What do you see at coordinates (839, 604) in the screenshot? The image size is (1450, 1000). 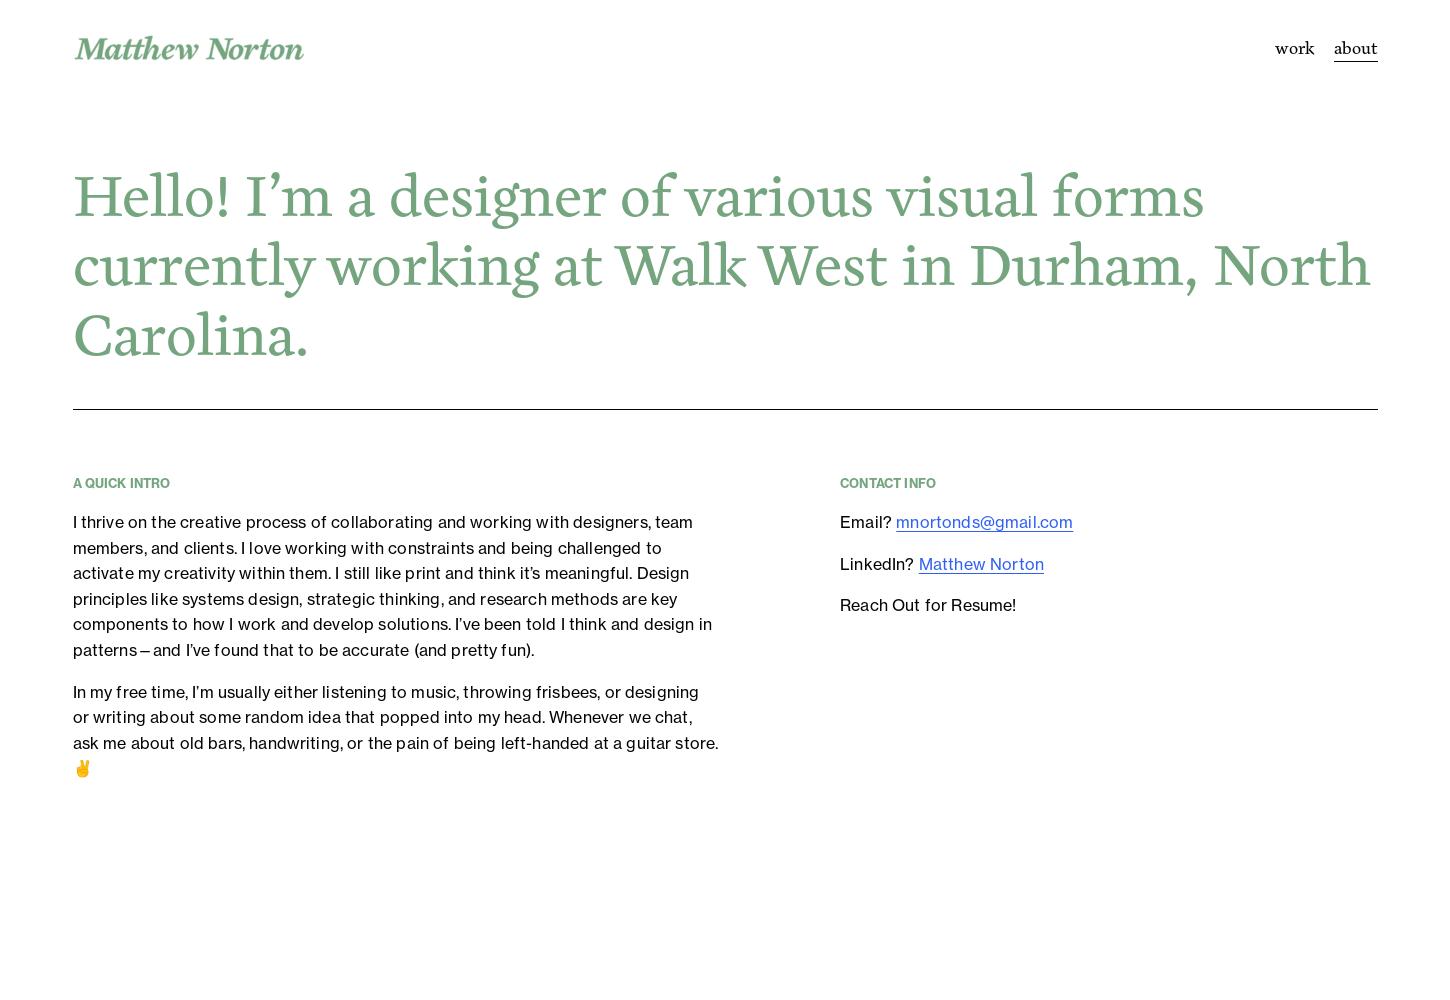 I see `'Reach Out for Resume!'` at bounding box center [839, 604].